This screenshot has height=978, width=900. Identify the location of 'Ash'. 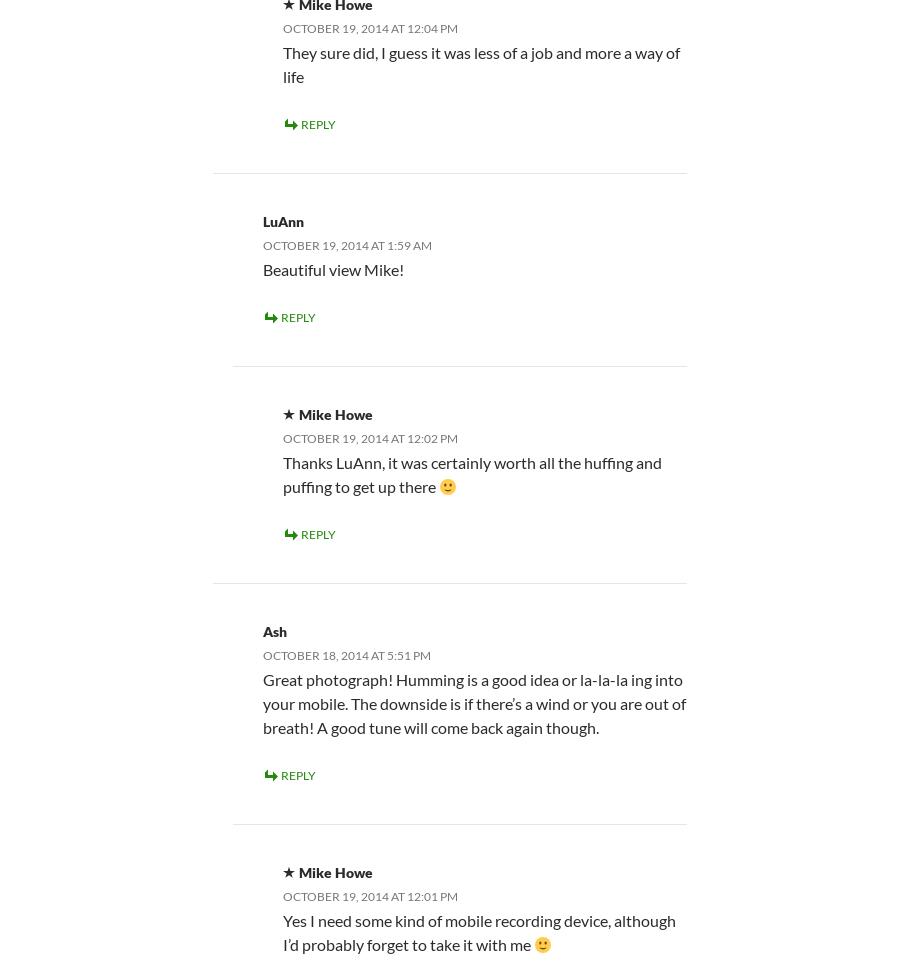
(274, 630).